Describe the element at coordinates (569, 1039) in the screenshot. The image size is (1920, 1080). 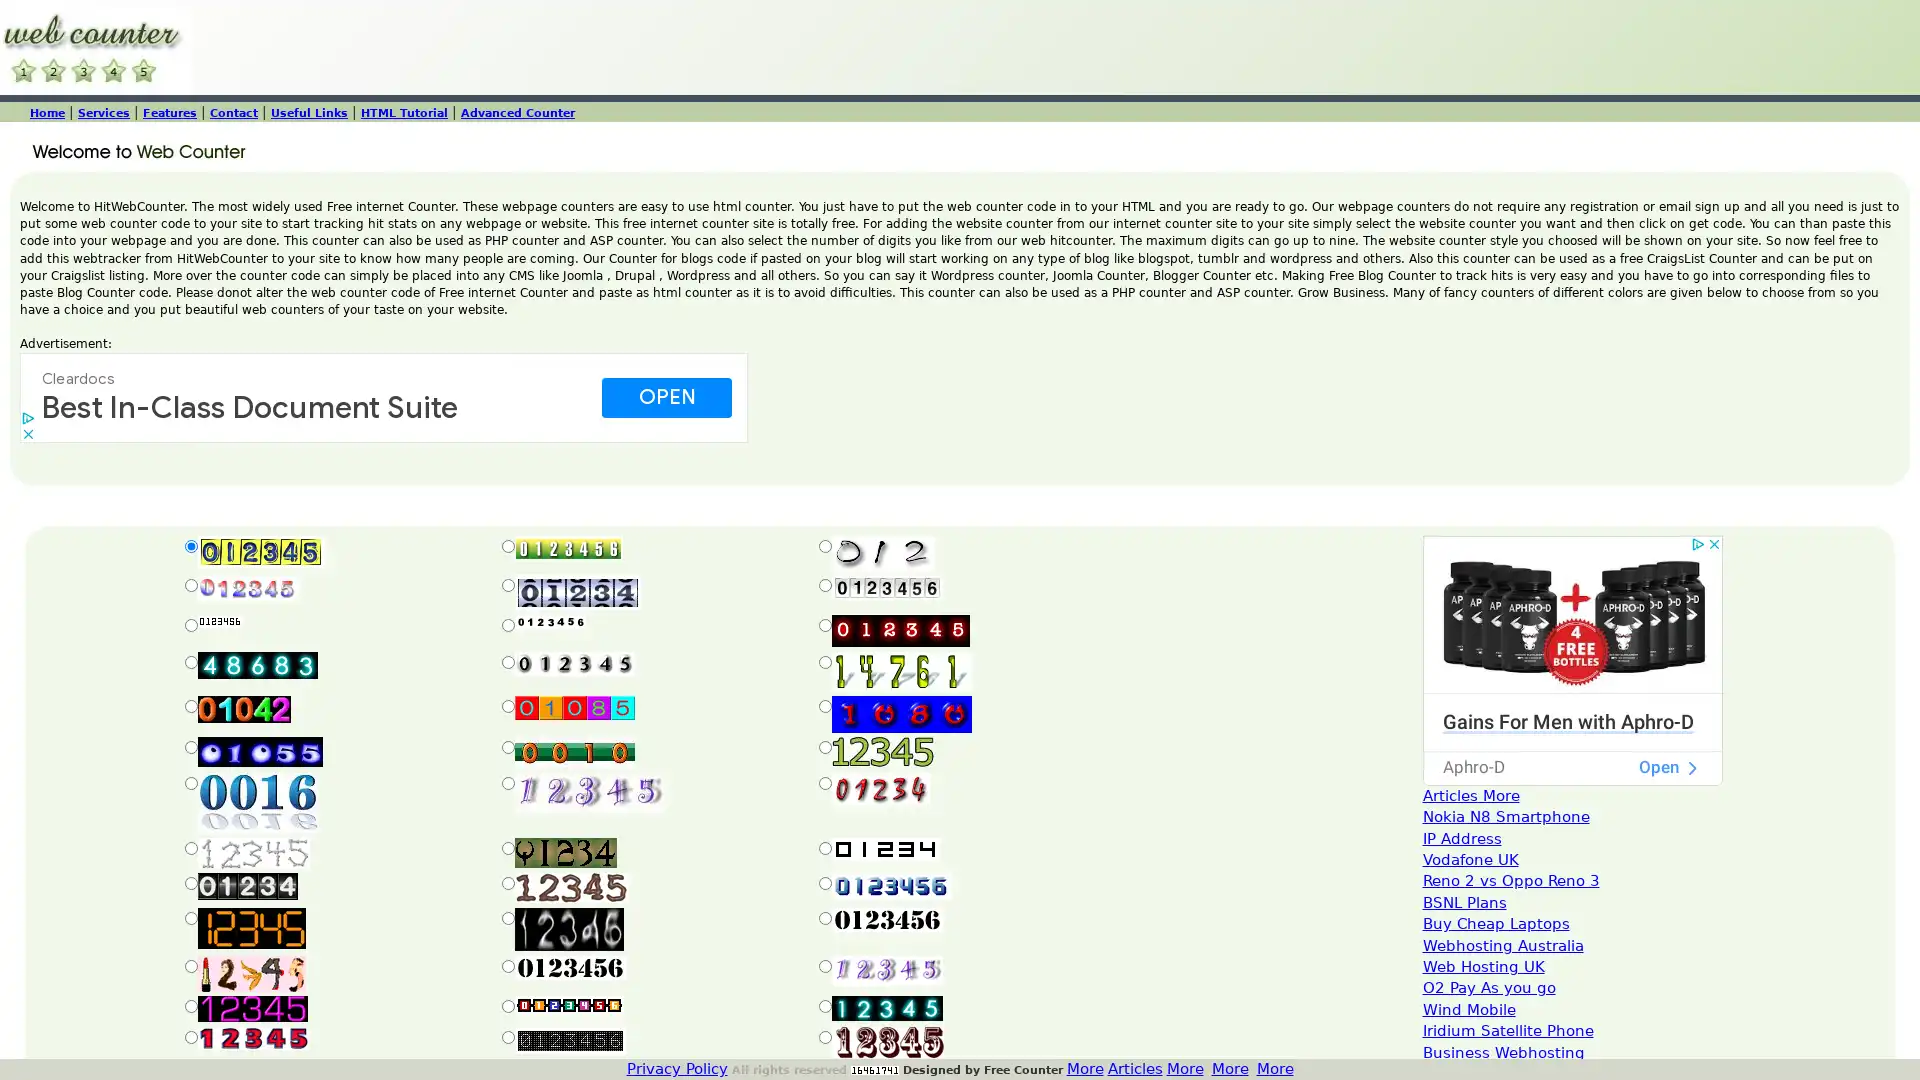
I see `Submit` at that location.